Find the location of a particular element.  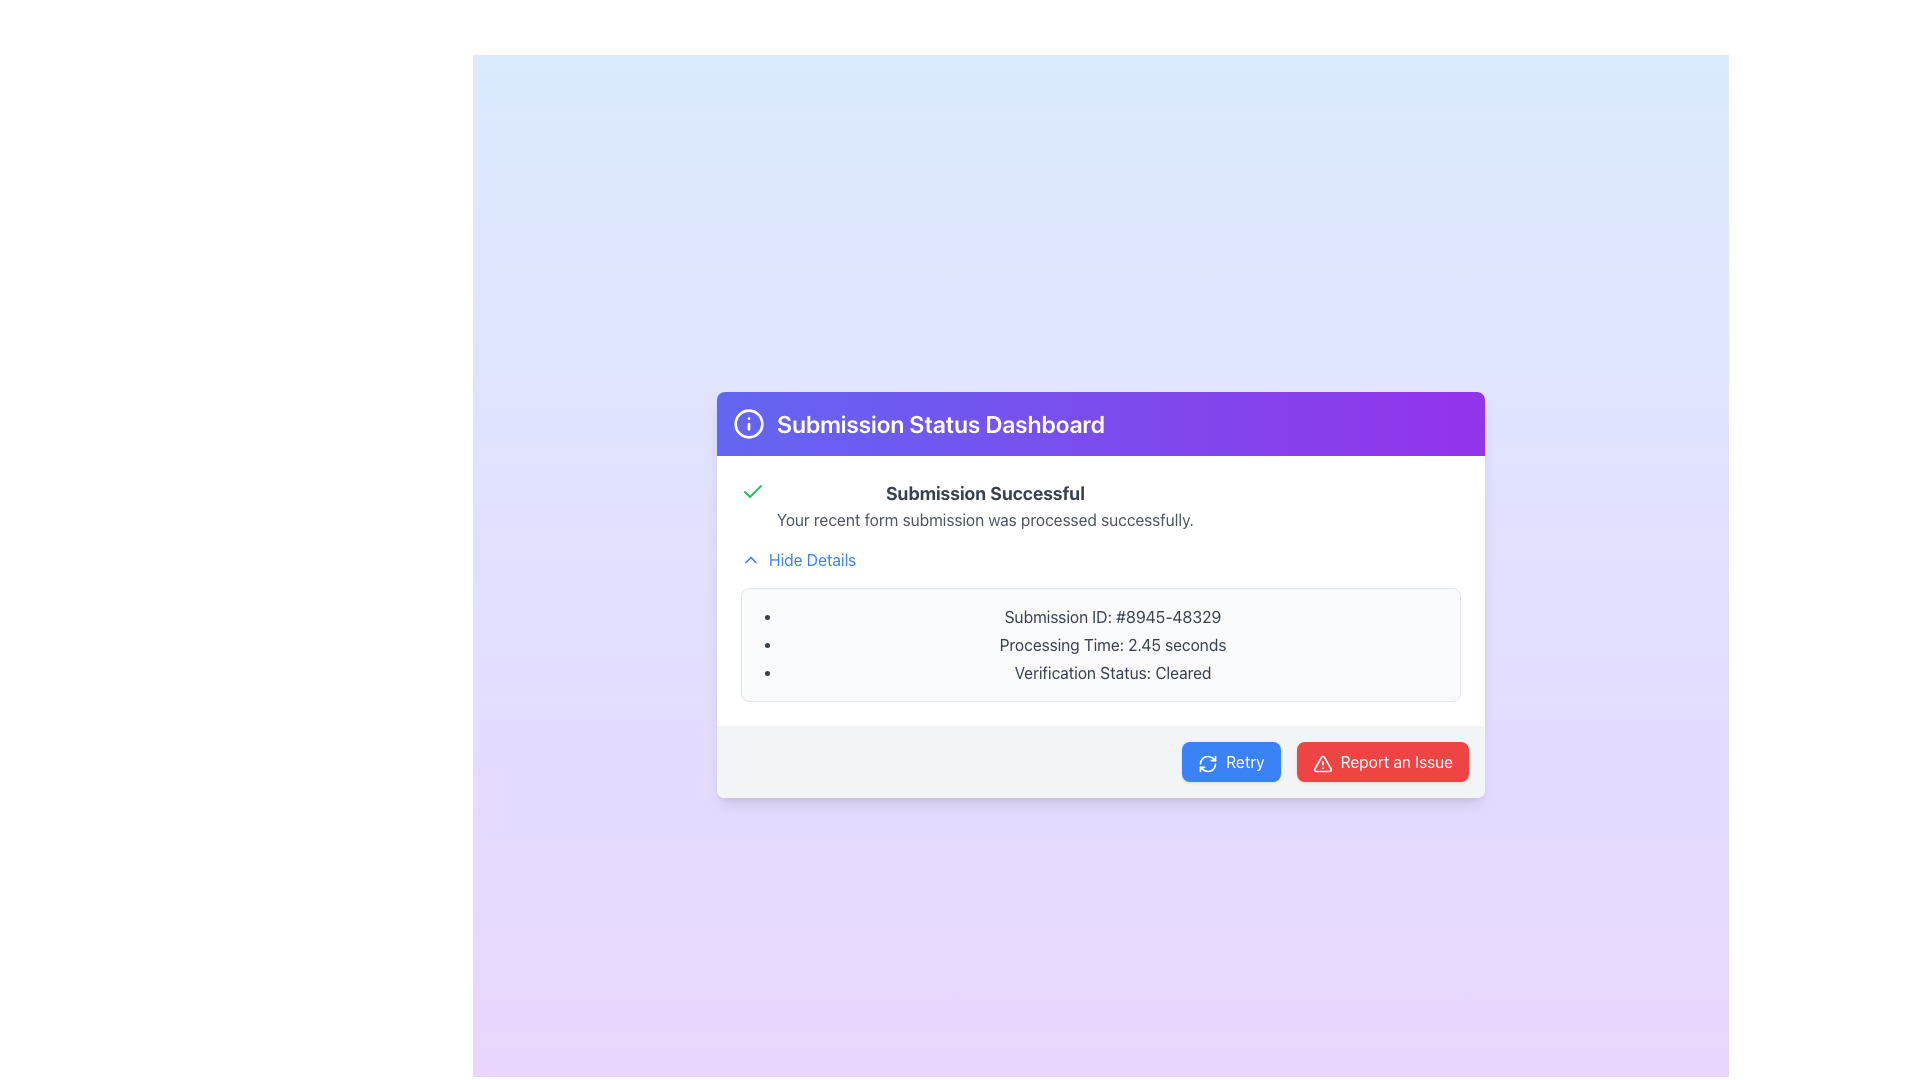

the static text element displaying 'Submission ID: #8945-48329', which is the first item in a bulleted list under the title 'Submission Successful' is located at coordinates (1112, 616).